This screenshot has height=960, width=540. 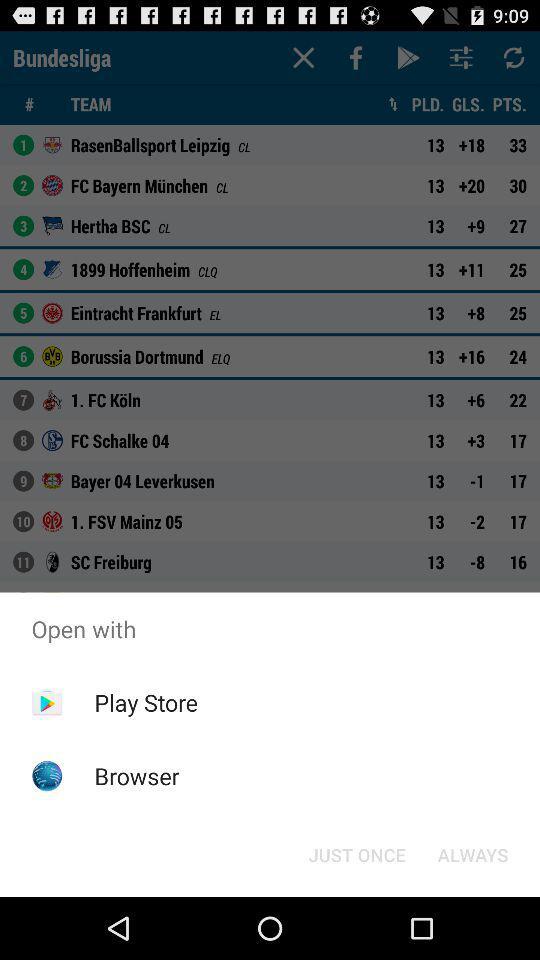 What do you see at coordinates (356, 853) in the screenshot?
I see `just once button` at bounding box center [356, 853].